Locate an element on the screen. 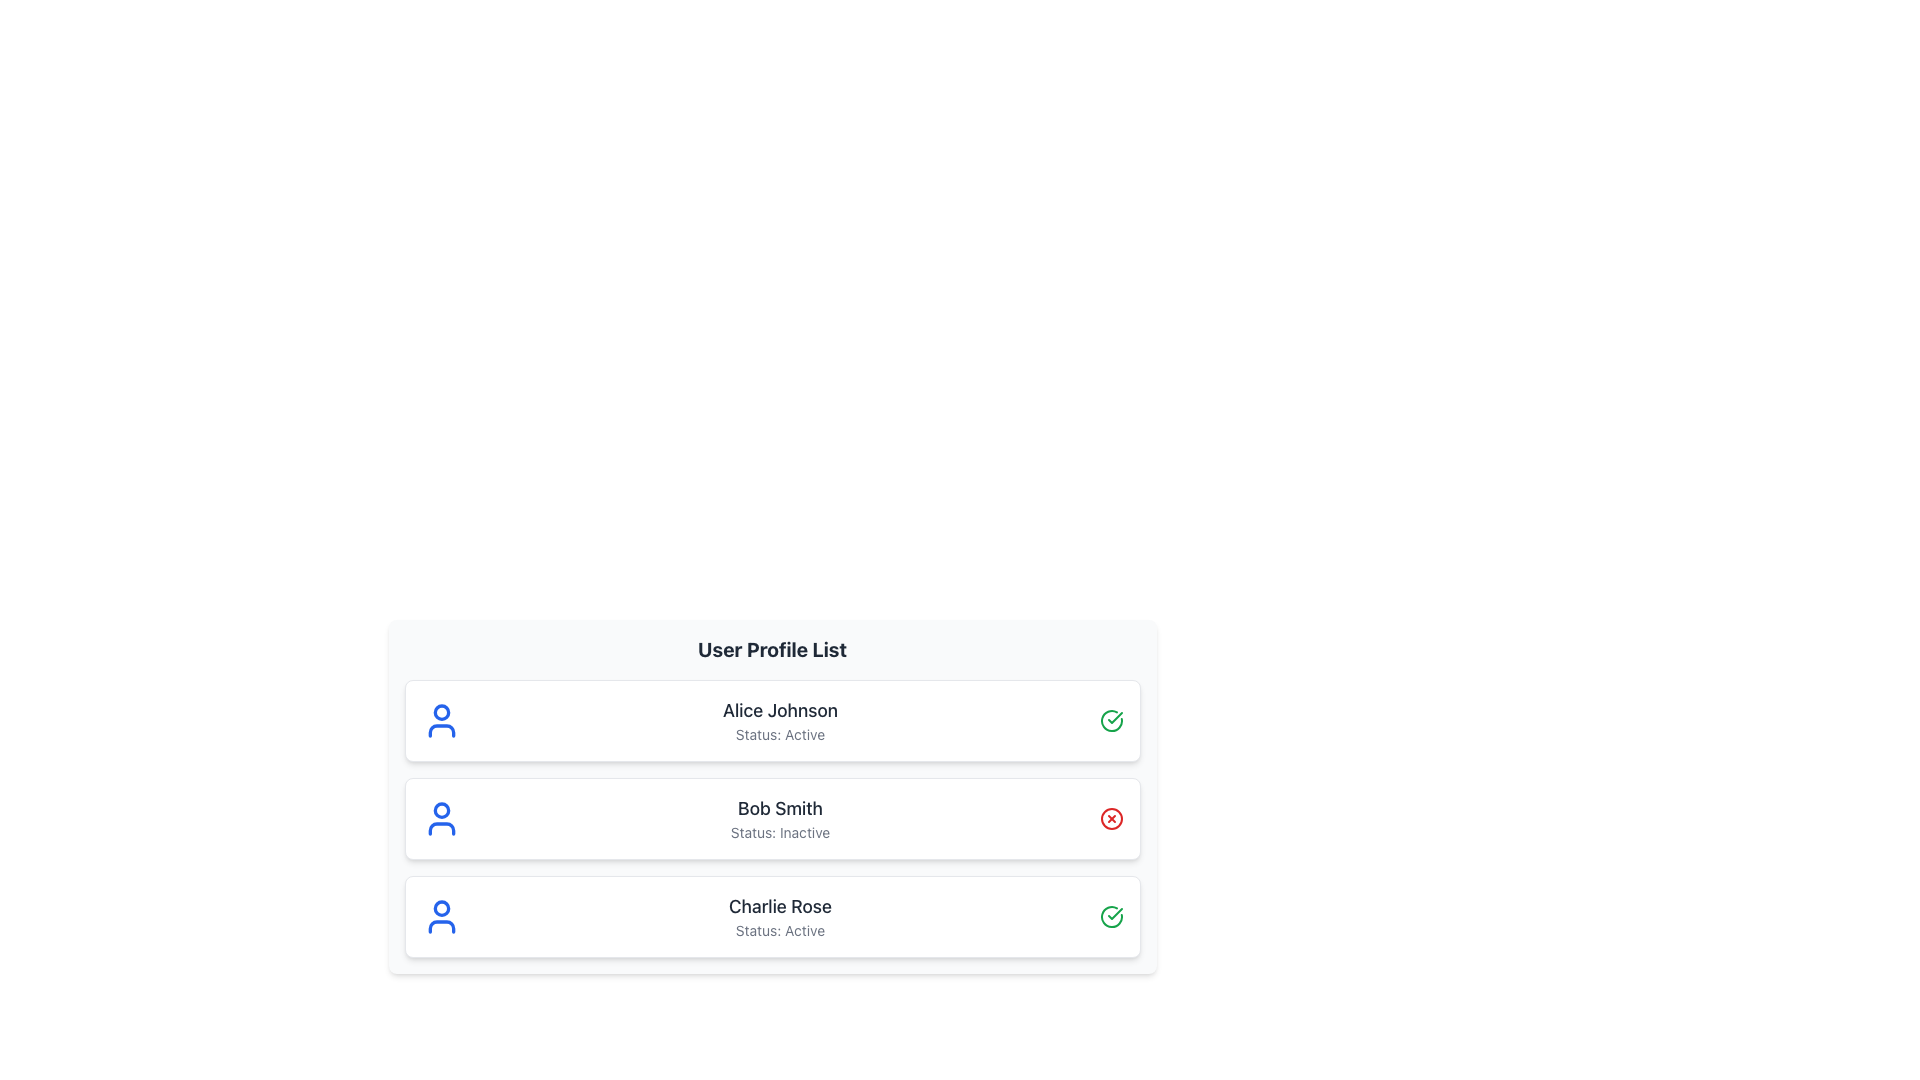 The width and height of the screenshot is (1920, 1080). the static information card representing the profile of user Alice Johnson, which is the first card in the user profile list, located directly below the 'User Profile List' heading is located at coordinates (771, 721).